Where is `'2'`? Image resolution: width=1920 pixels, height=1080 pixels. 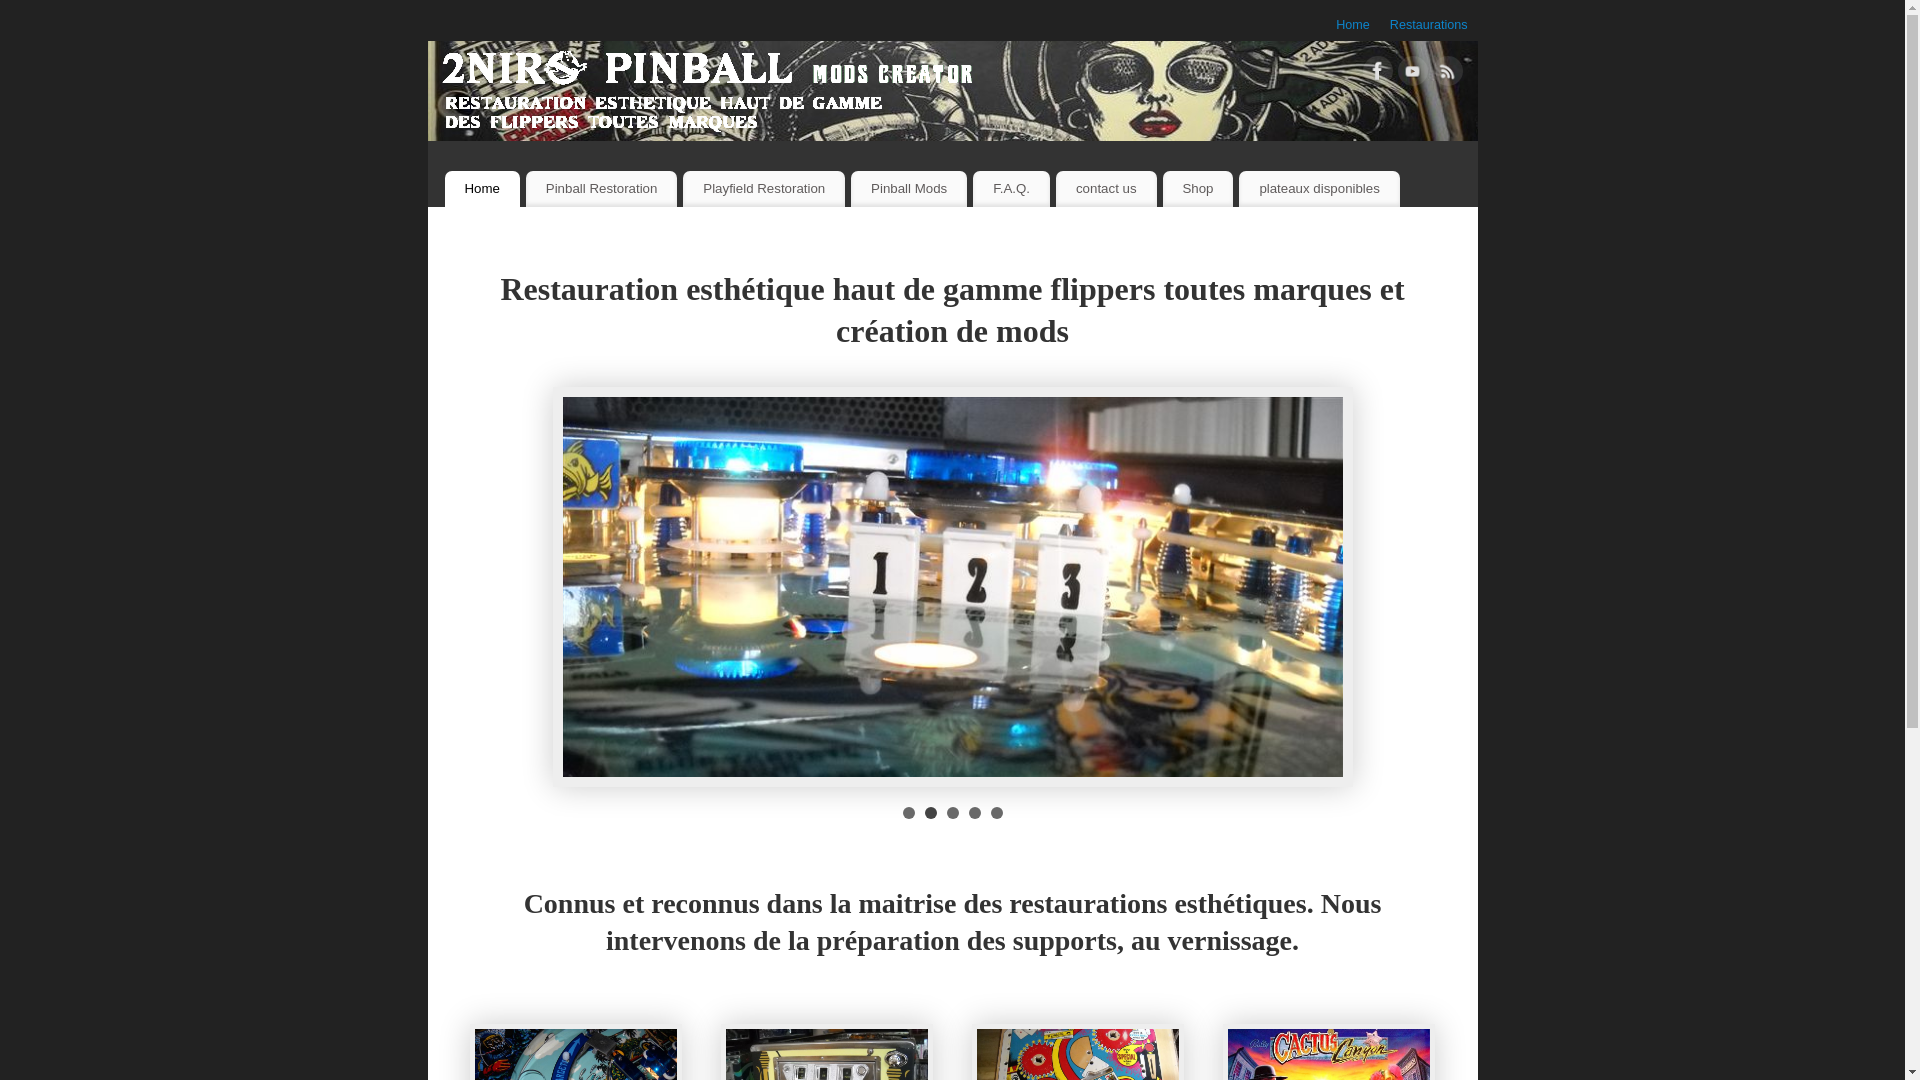 '2' is located at coordinates (929, 813).